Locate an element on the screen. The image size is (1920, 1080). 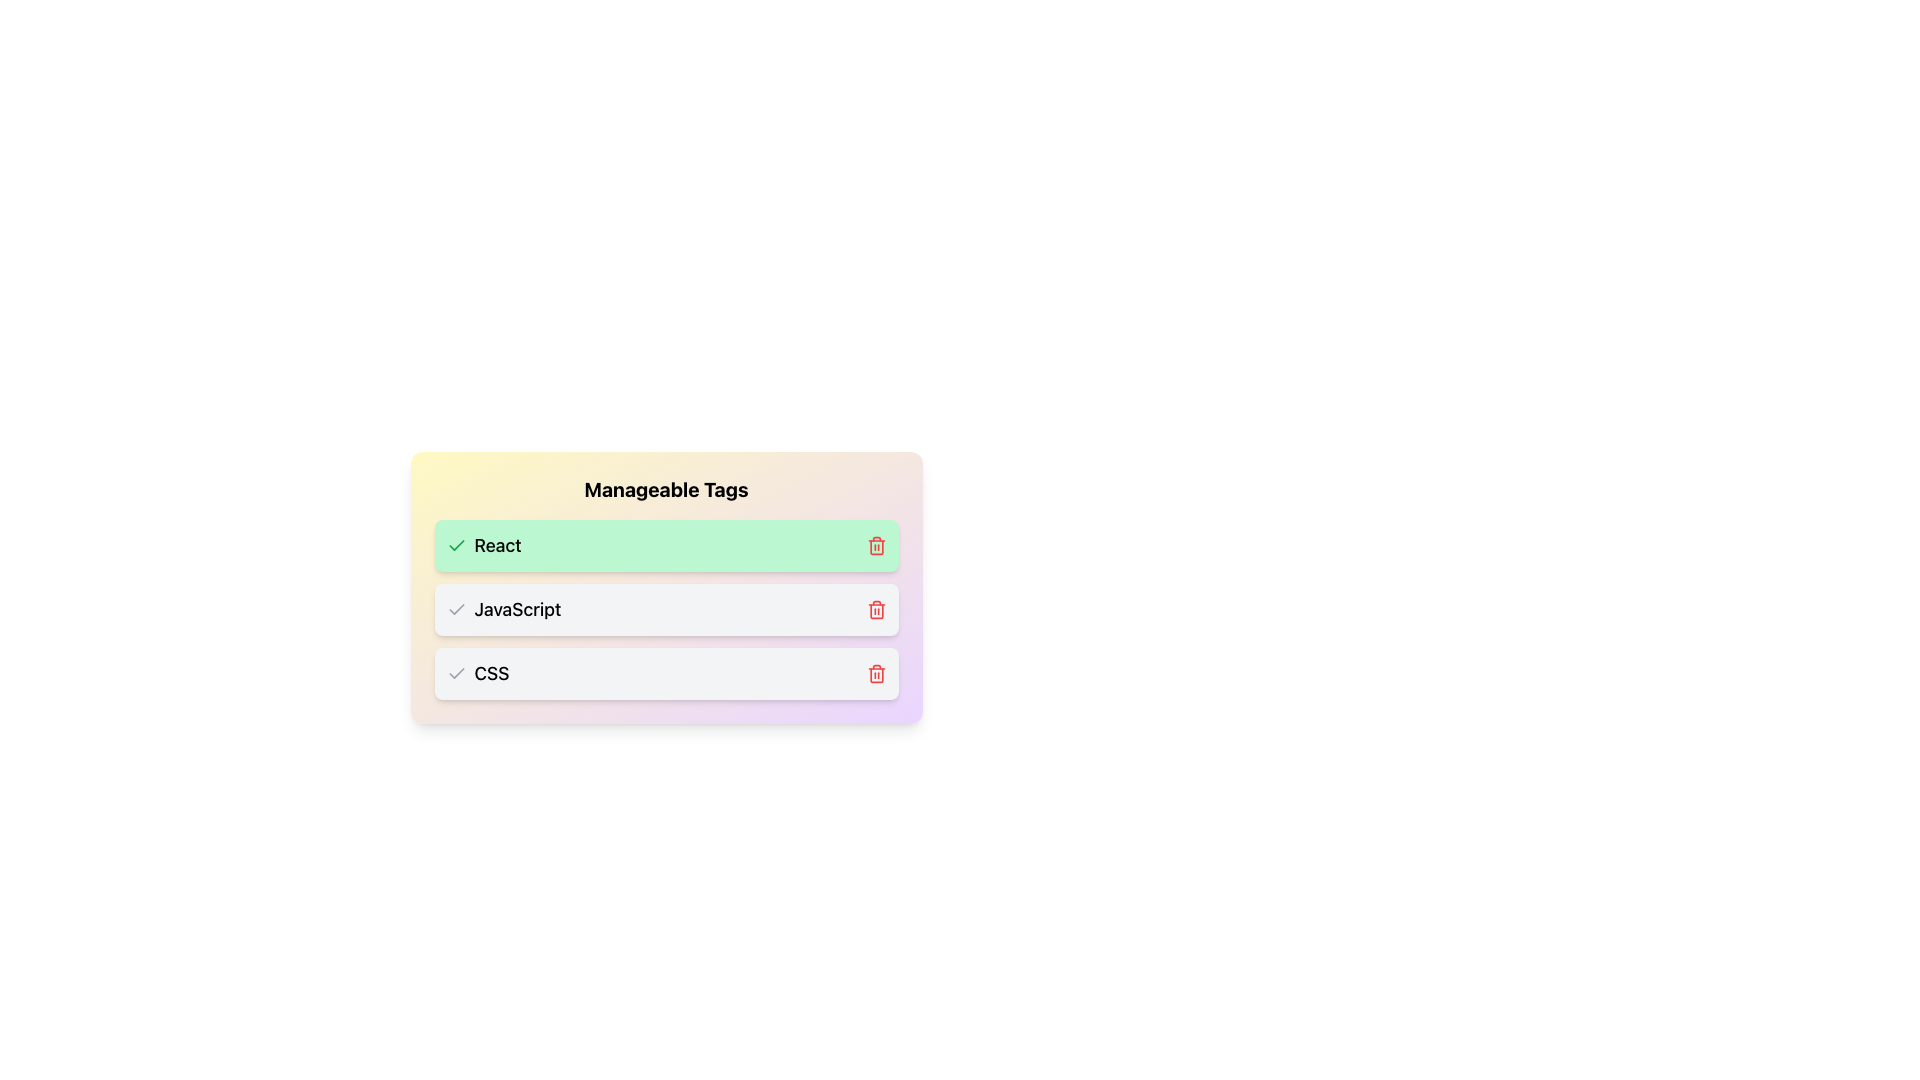
the delete button icon for removing the 'JavaScript' tag, which is positioned at the end of the tag's segment is located at coordinates (876, 608).